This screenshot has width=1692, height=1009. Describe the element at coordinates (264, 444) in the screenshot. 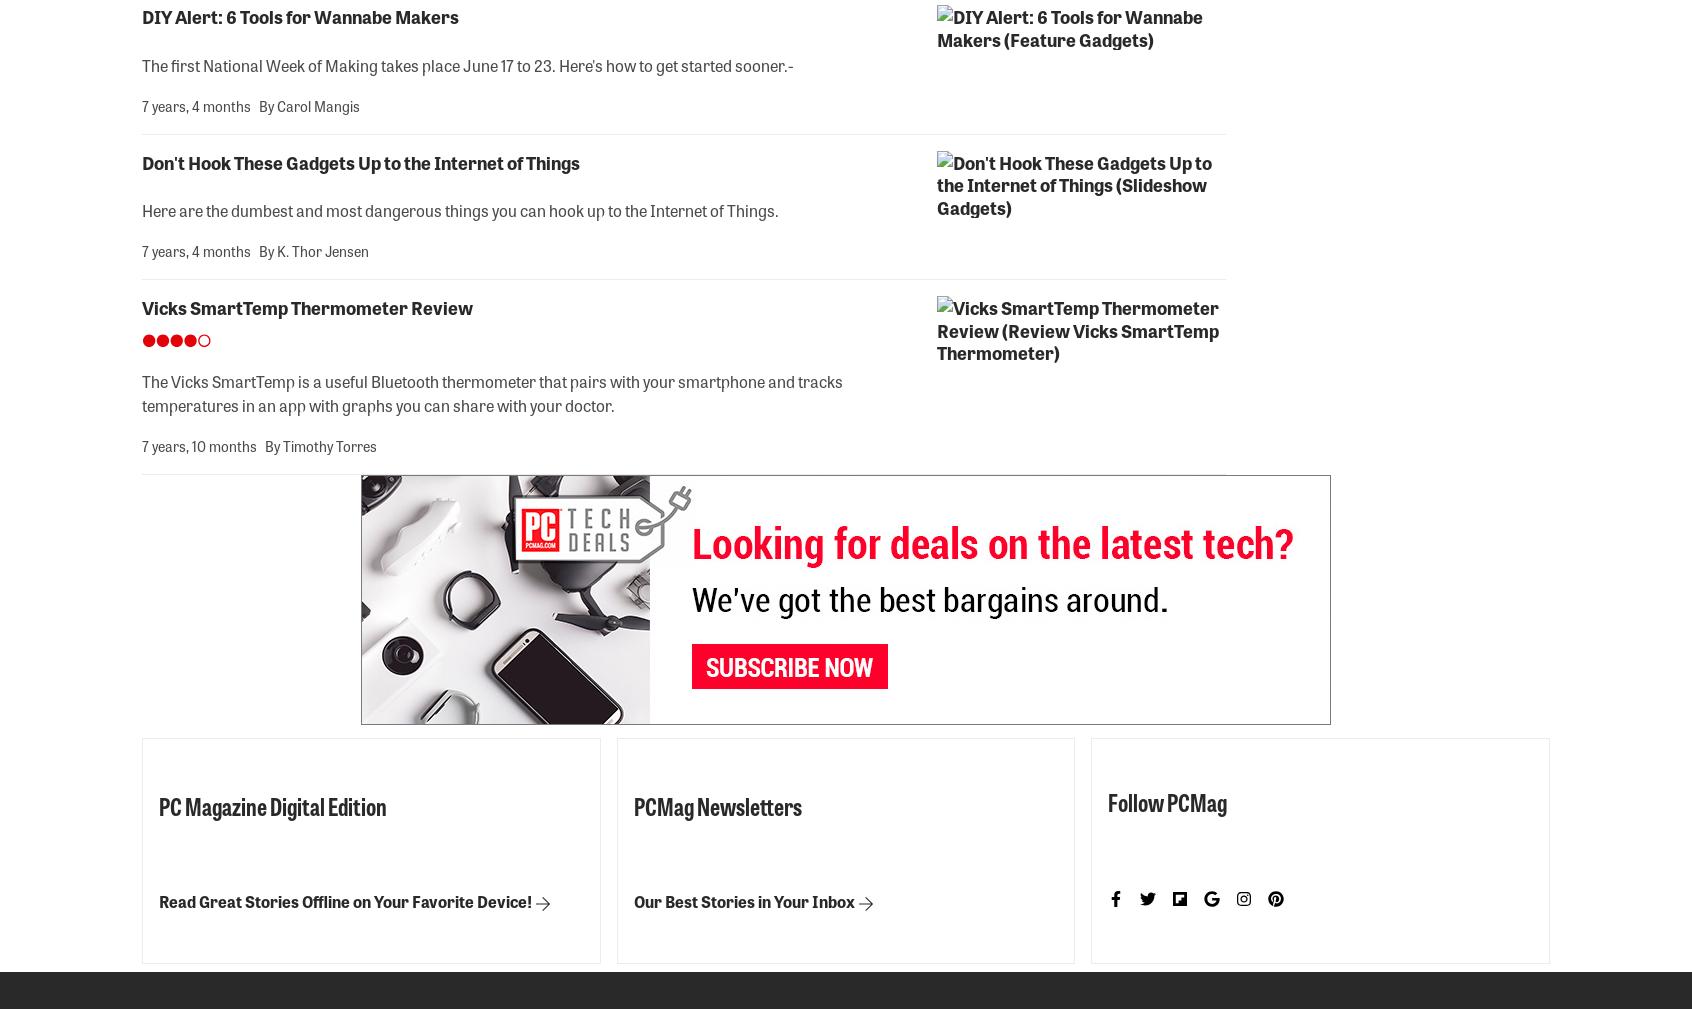

I see `'By Timothy Torres'` at that location.